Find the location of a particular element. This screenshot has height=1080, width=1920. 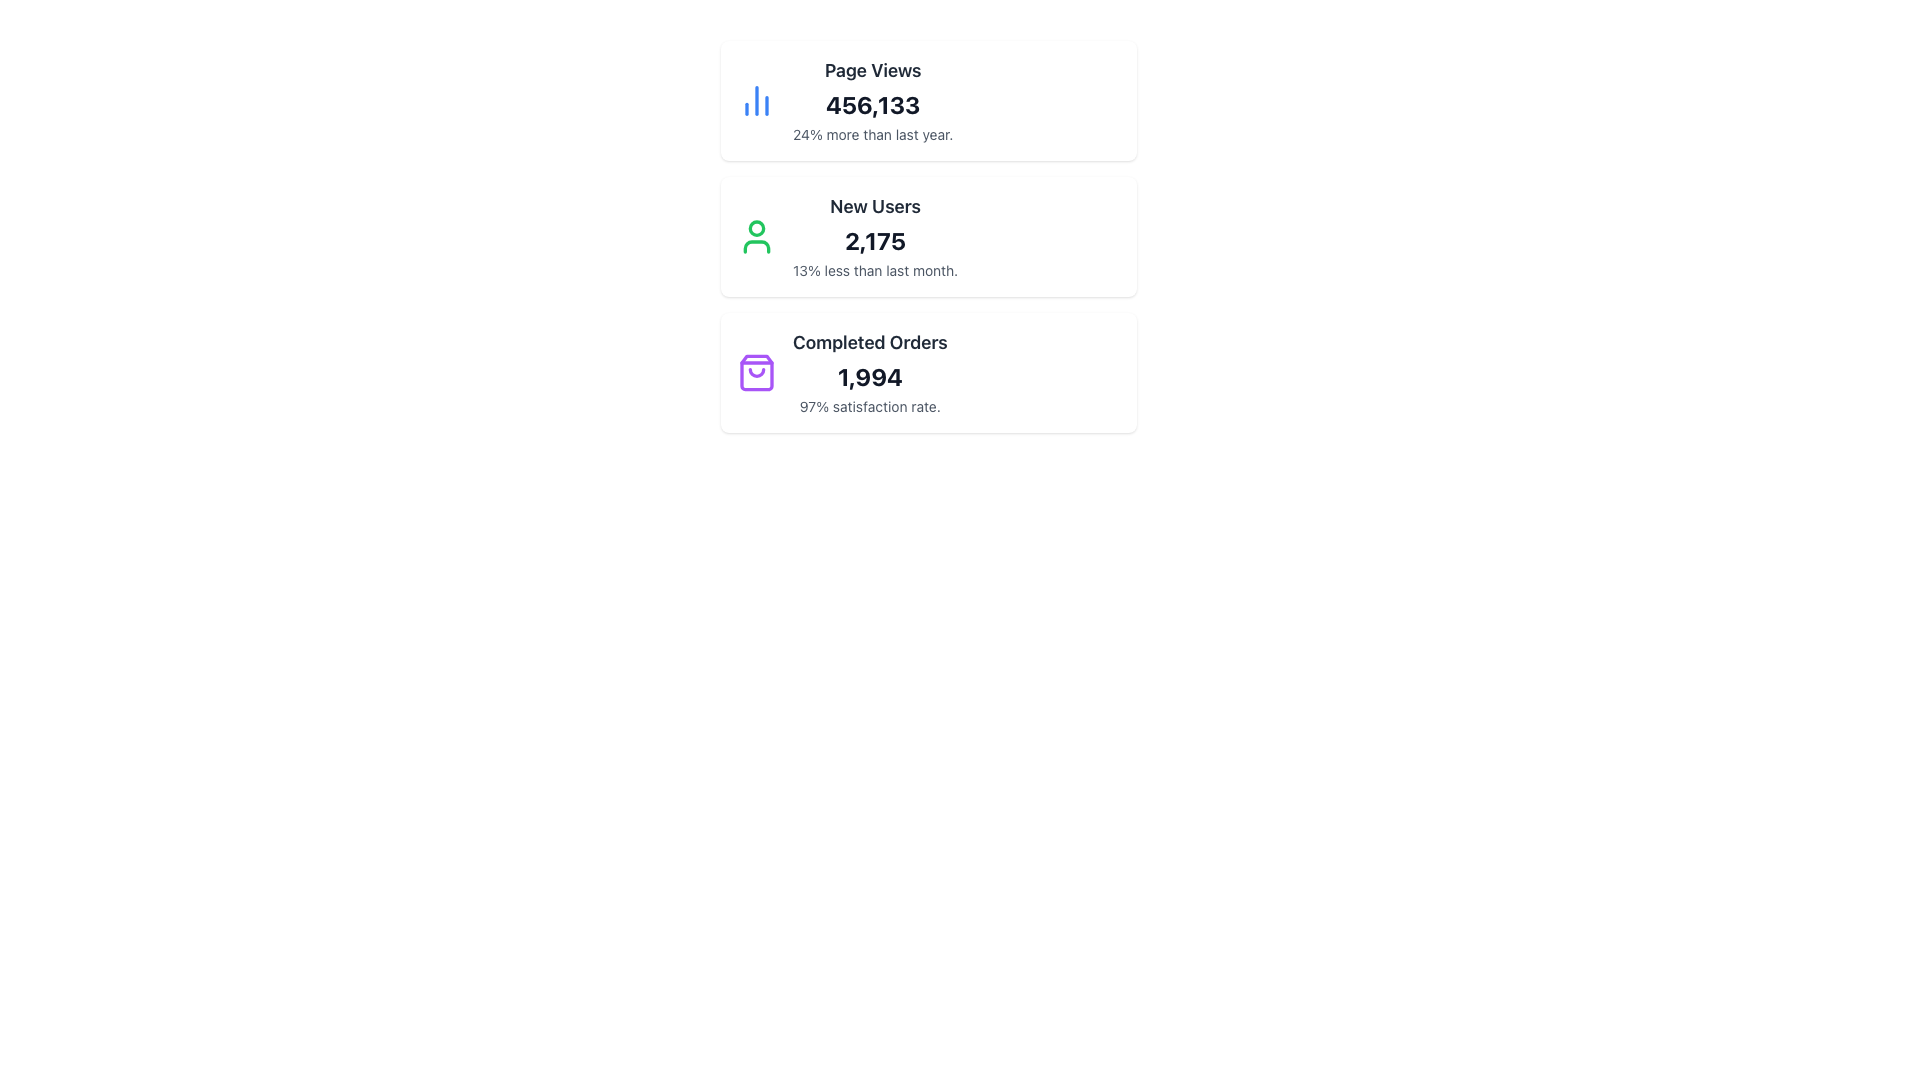

the Text Display showing the number '456,133', which is prominently styled in dark gray and positioned below 'Page Views' is located at coordinates (873, 104).